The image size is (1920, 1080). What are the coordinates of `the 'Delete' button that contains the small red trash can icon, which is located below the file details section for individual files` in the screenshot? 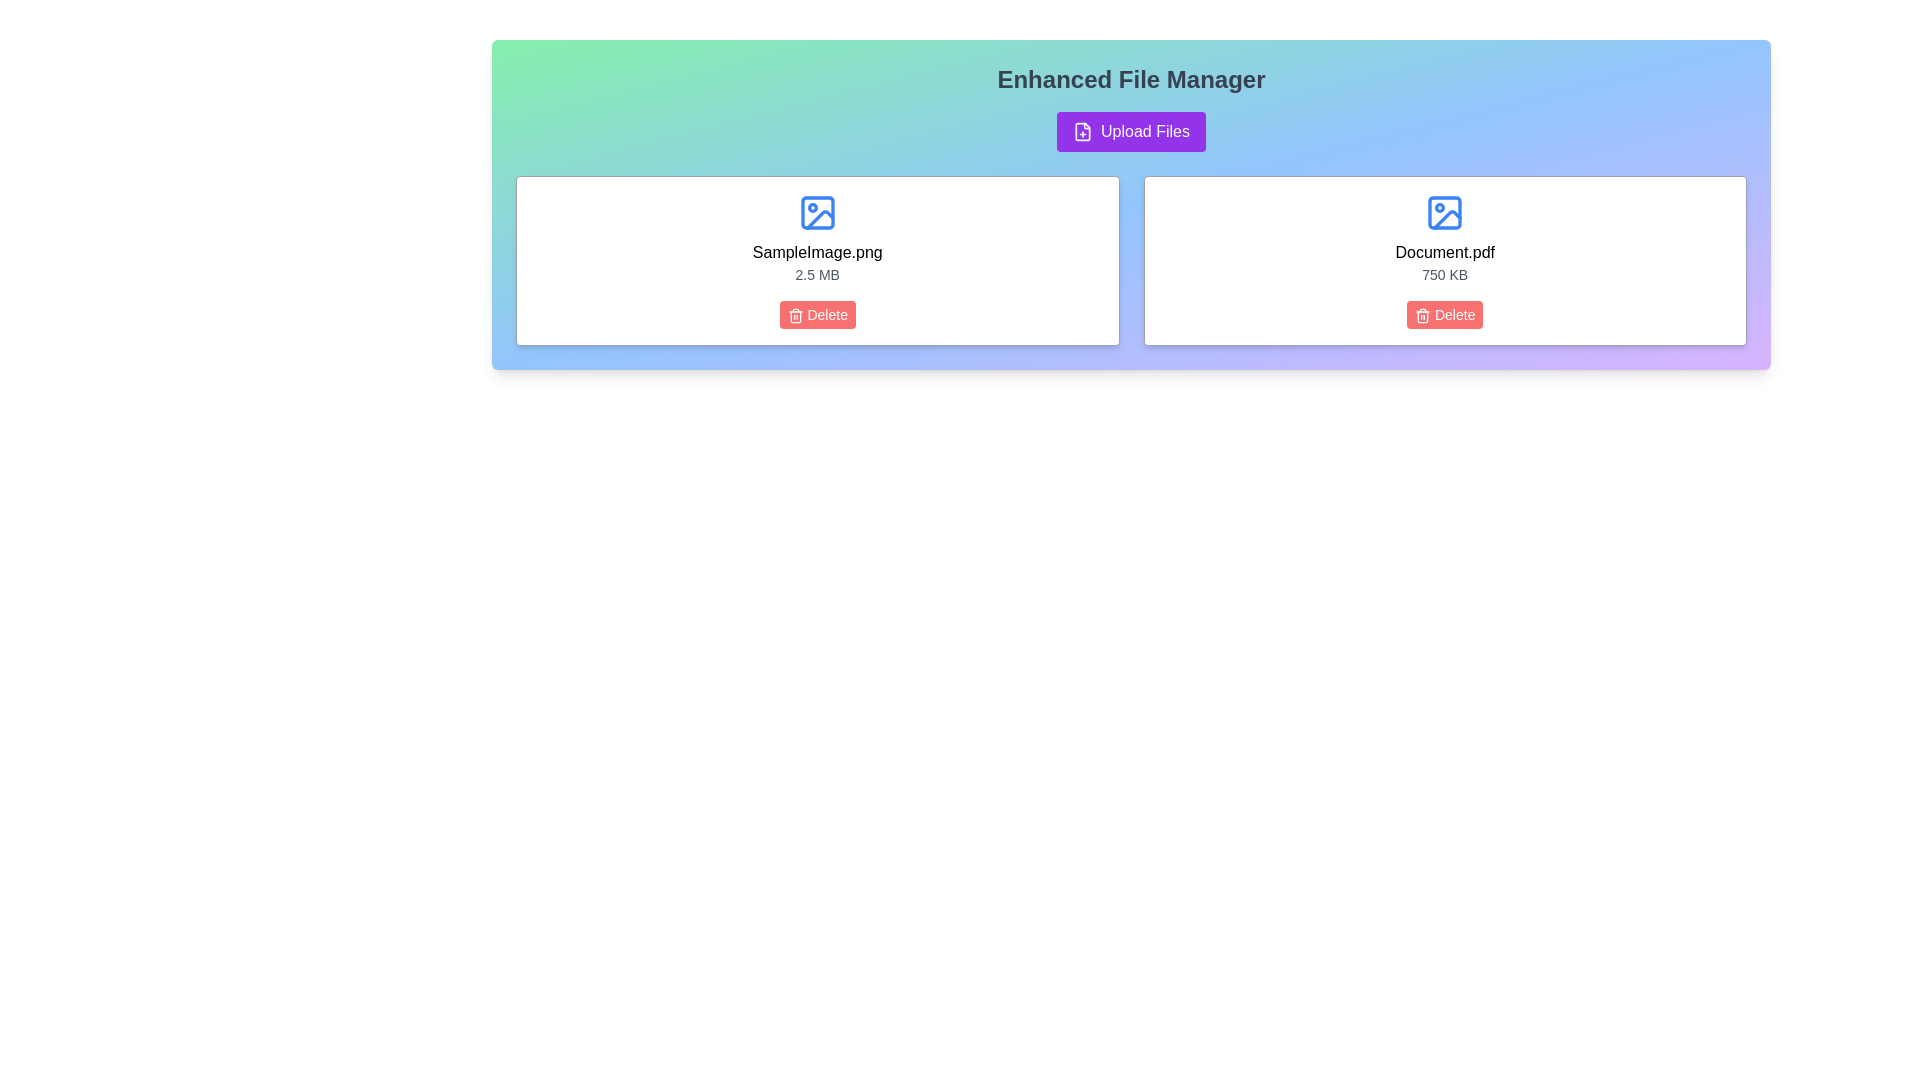 It's located at (1422, 315).